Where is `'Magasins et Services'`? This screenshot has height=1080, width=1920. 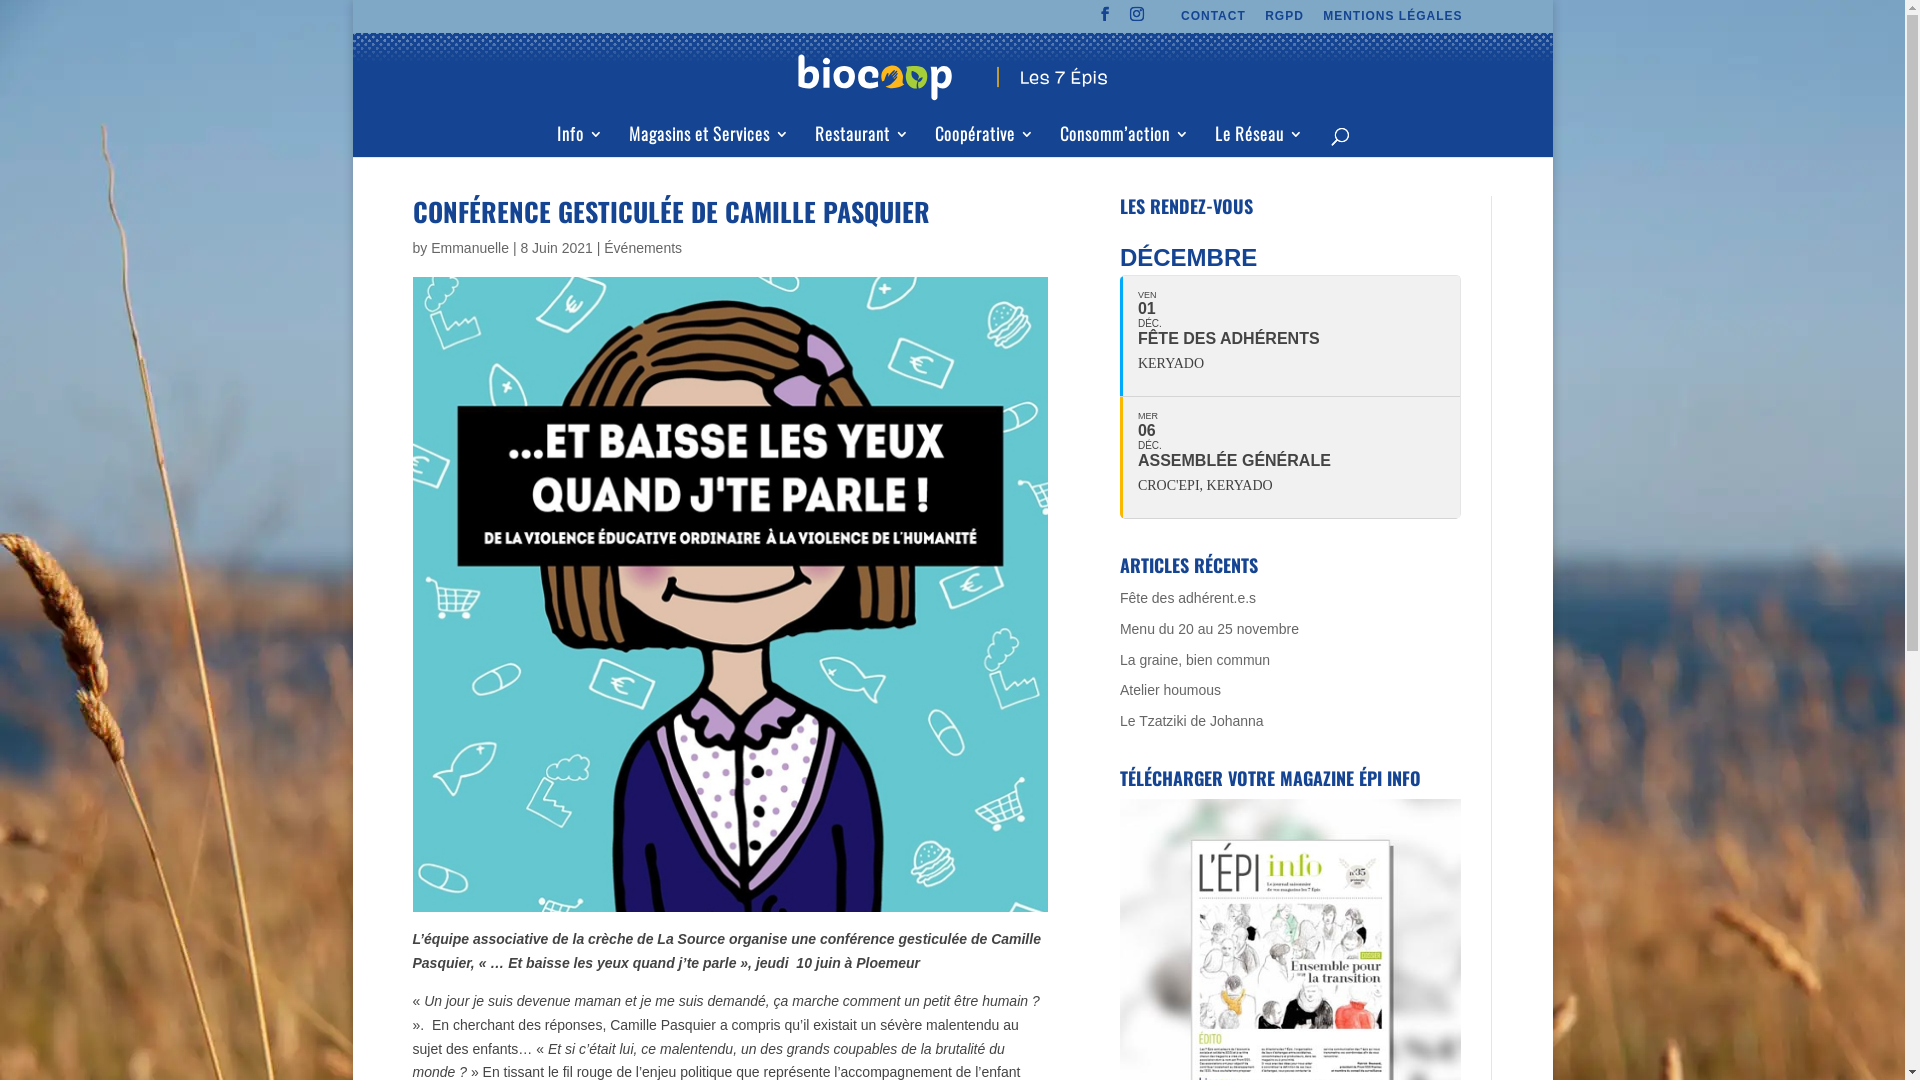
'Magasins et Services' is located at coordinates (708, 140).